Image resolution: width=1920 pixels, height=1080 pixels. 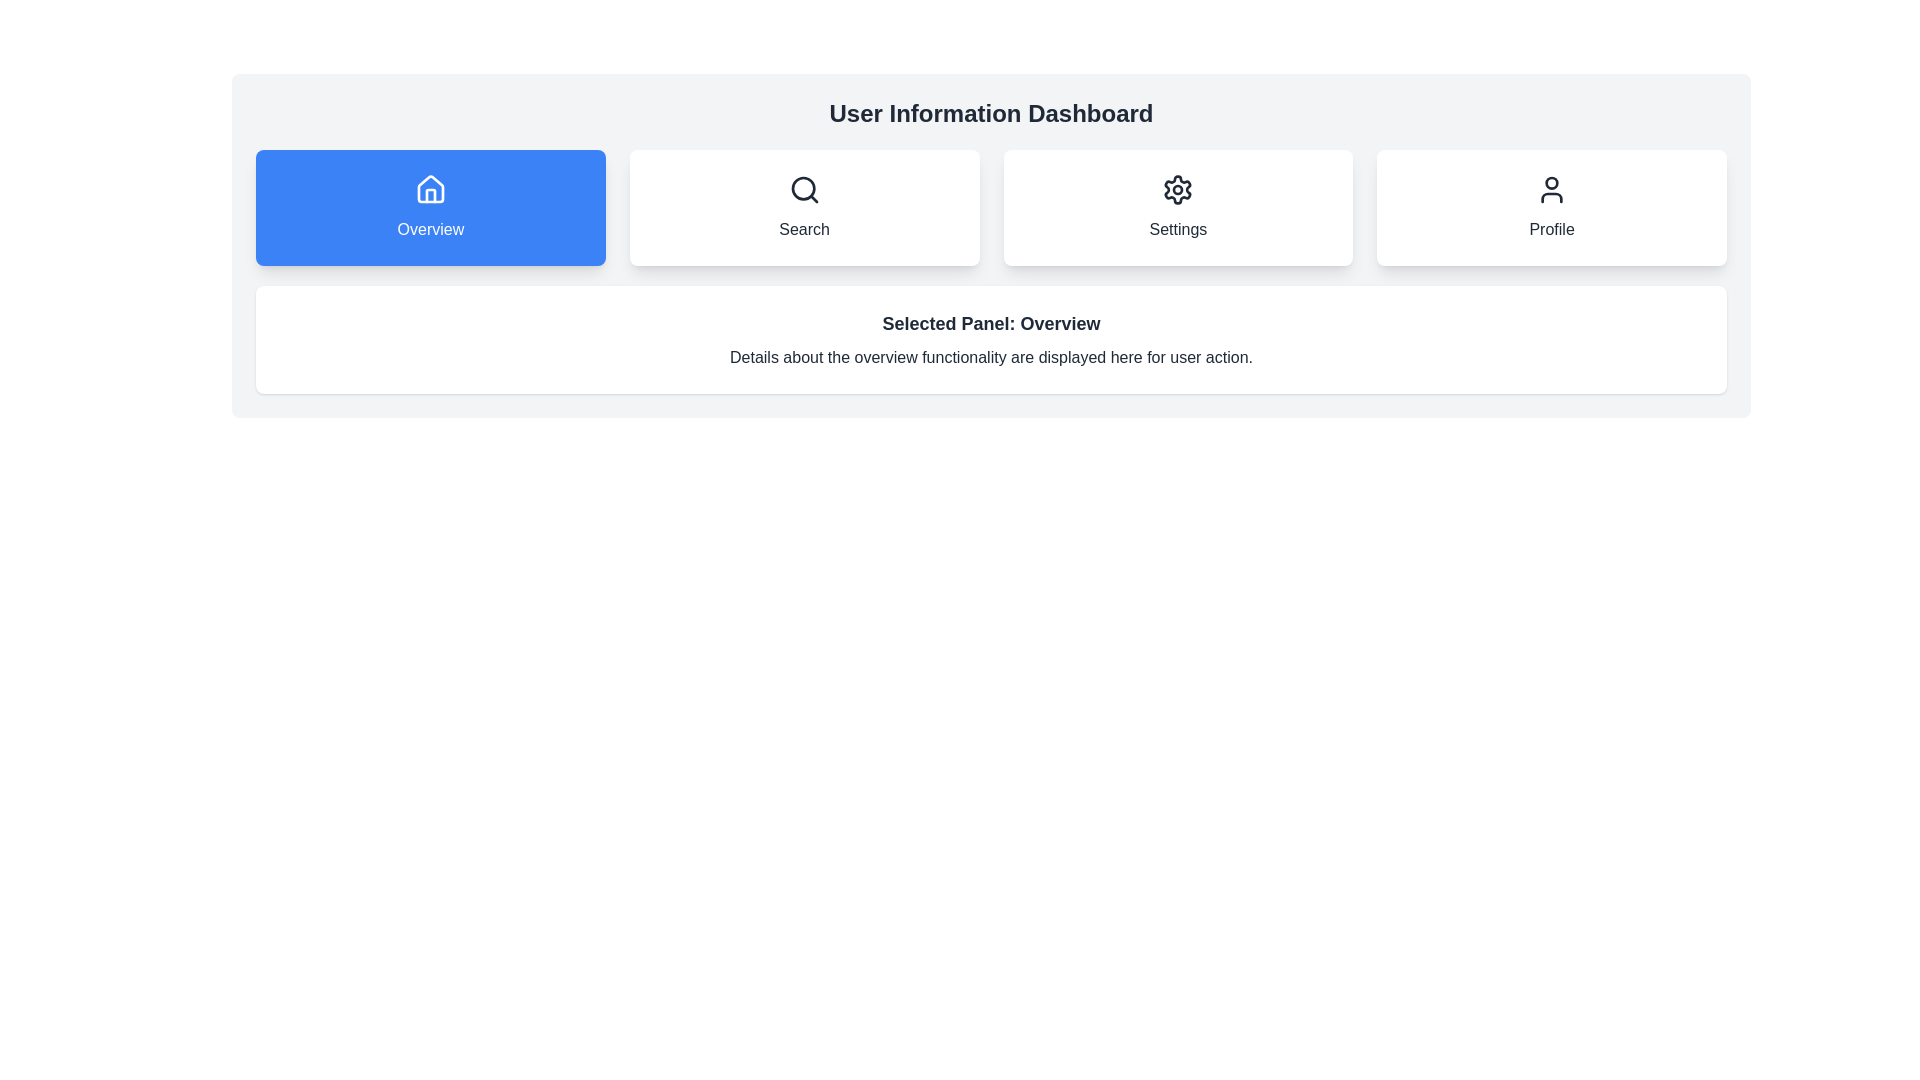 What do you see at coordinates (1551, 208) in the screenshot?
I see `the 'Profile' button` at bounding box center [1551, 208].